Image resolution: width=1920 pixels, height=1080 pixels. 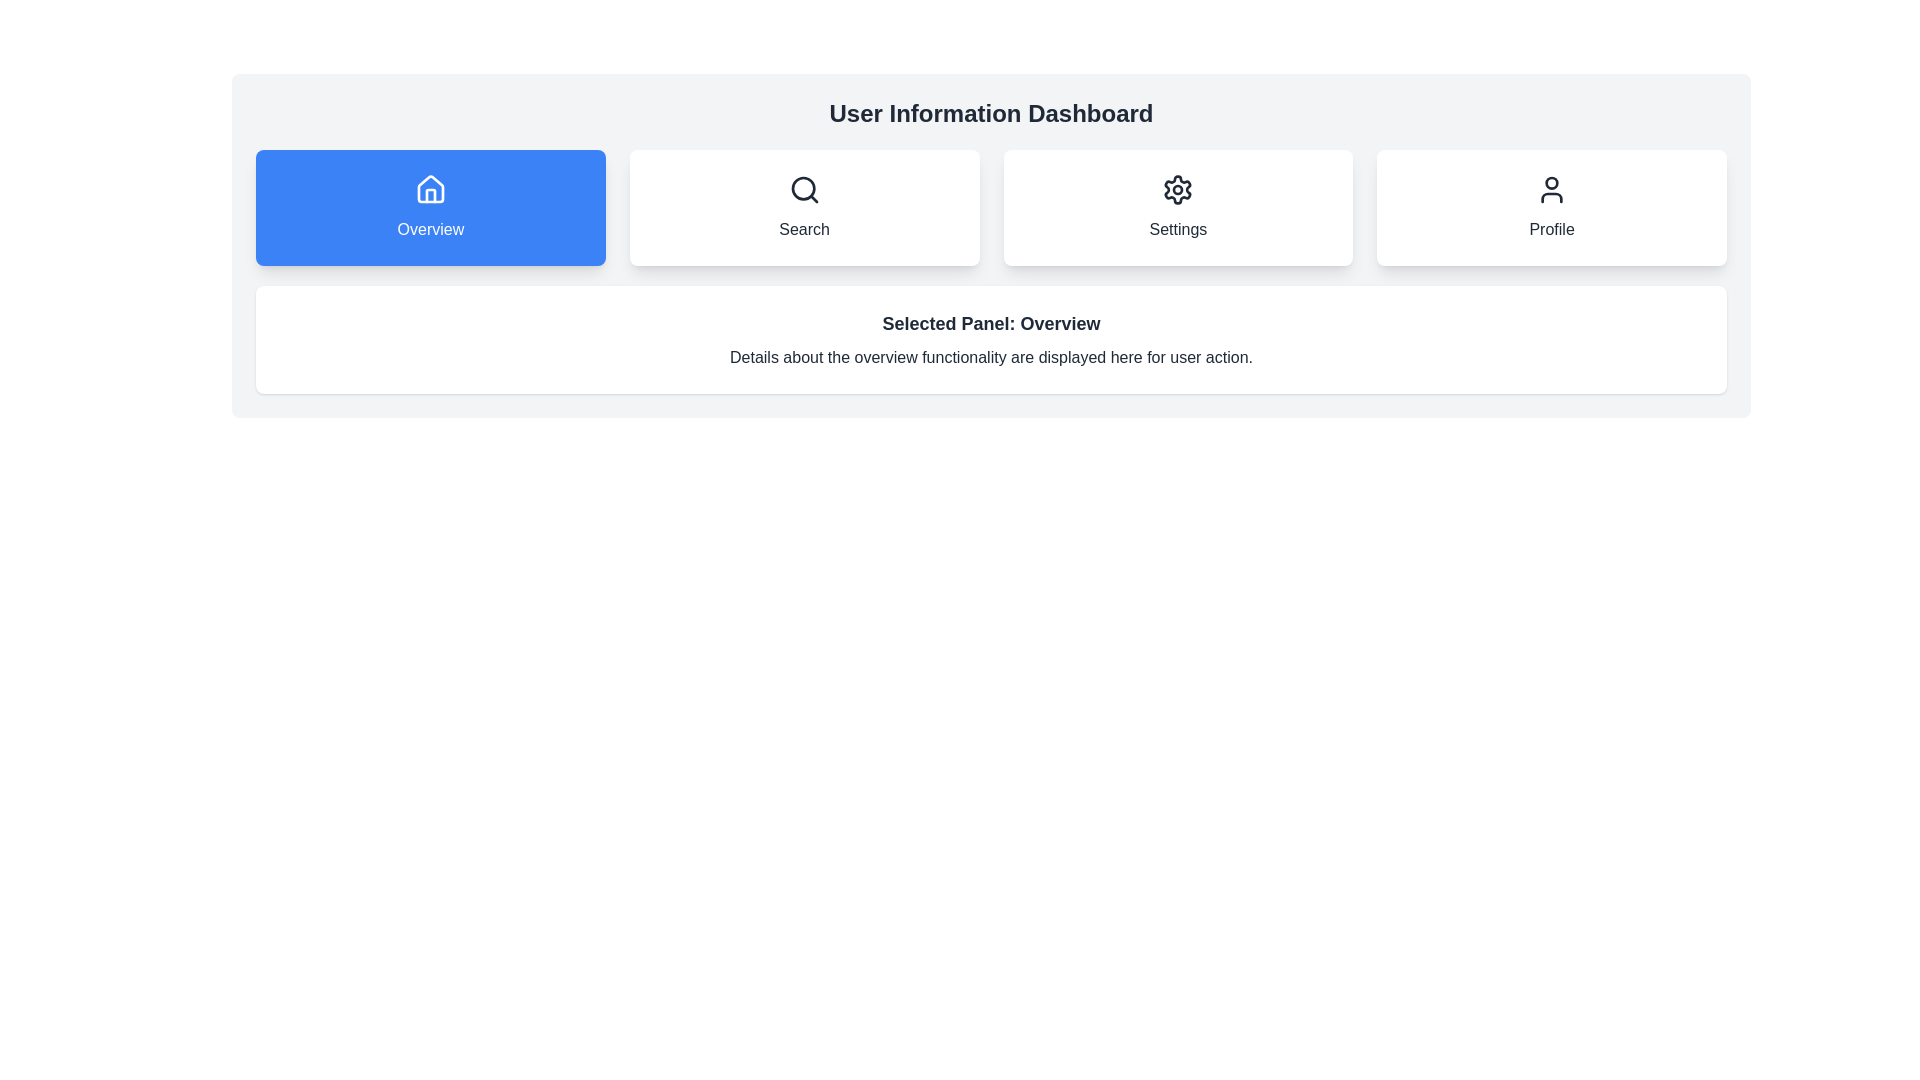 What do you see at coordinates (1551, 208) in the screenshot?
I see `the 'Profile' button` at bounding box center [1551, 208].